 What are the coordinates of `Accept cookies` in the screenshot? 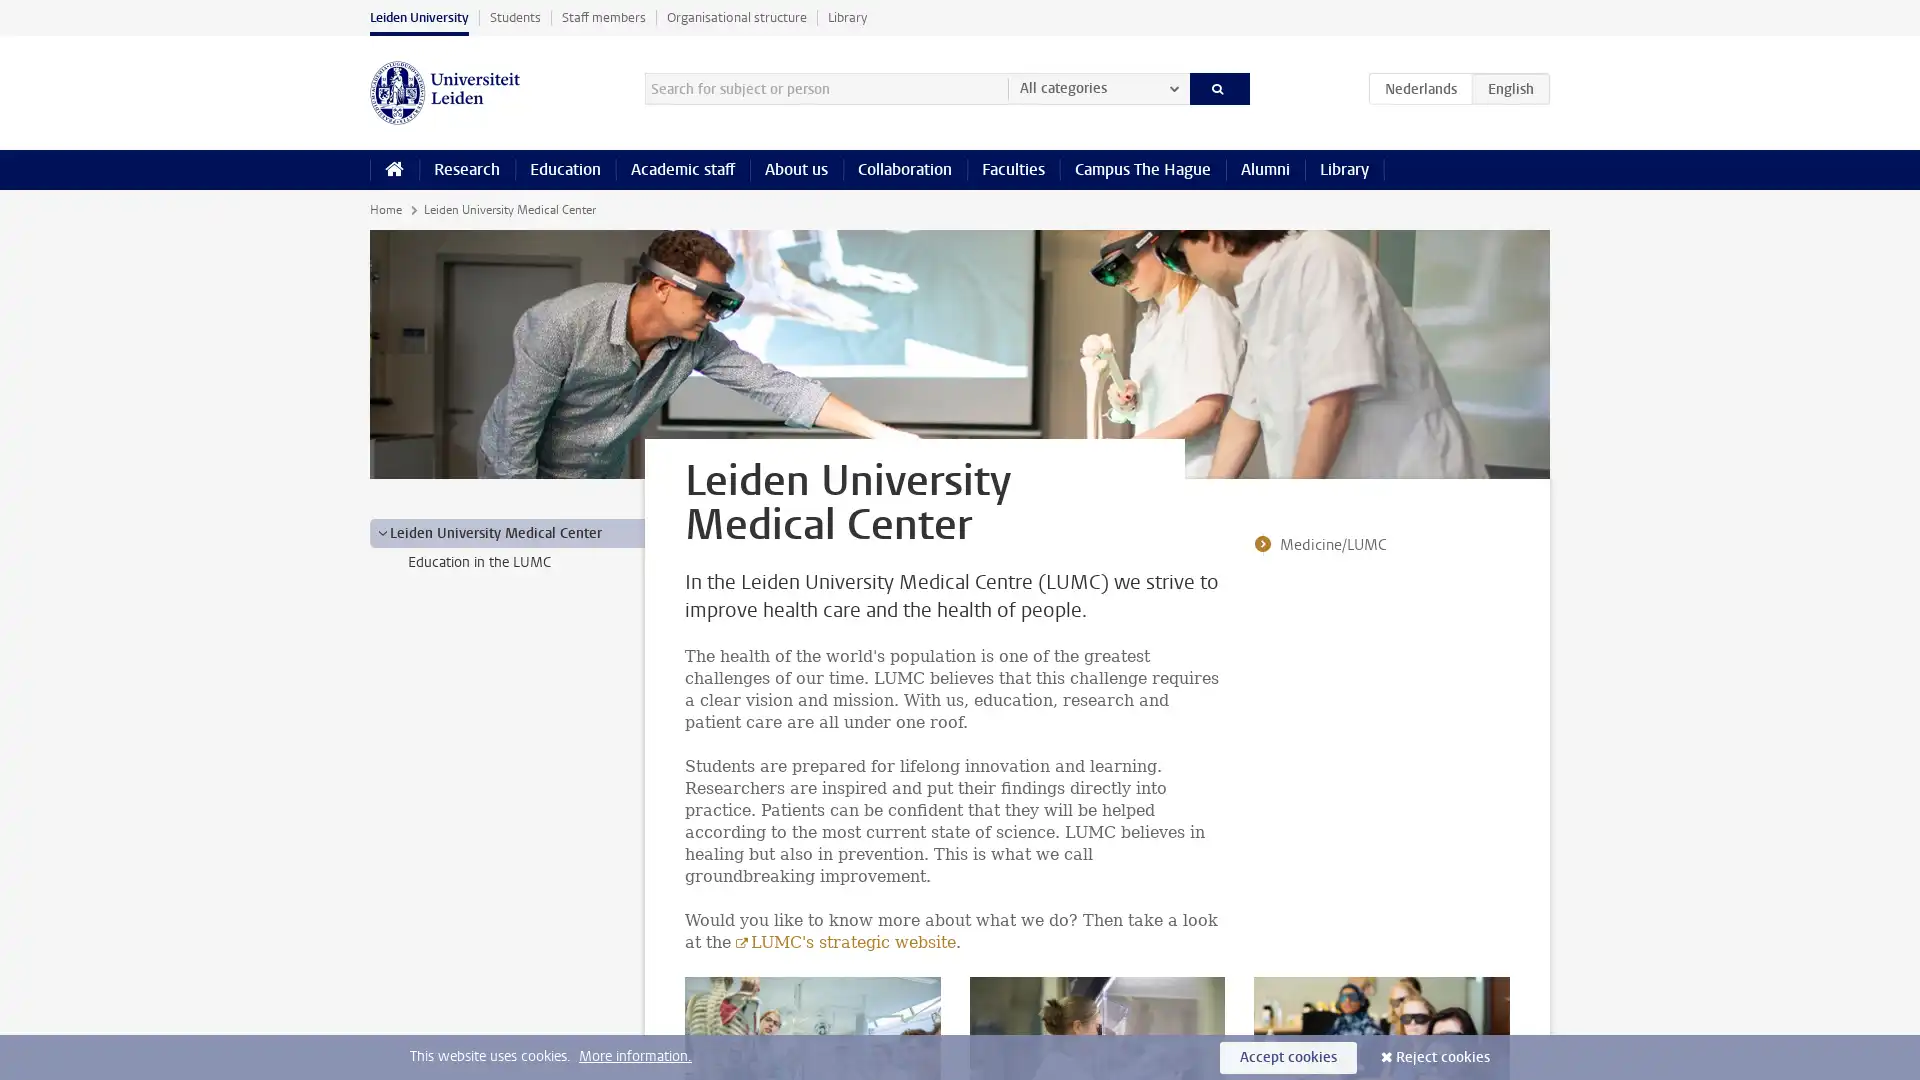 It's located at (1288, 1056).